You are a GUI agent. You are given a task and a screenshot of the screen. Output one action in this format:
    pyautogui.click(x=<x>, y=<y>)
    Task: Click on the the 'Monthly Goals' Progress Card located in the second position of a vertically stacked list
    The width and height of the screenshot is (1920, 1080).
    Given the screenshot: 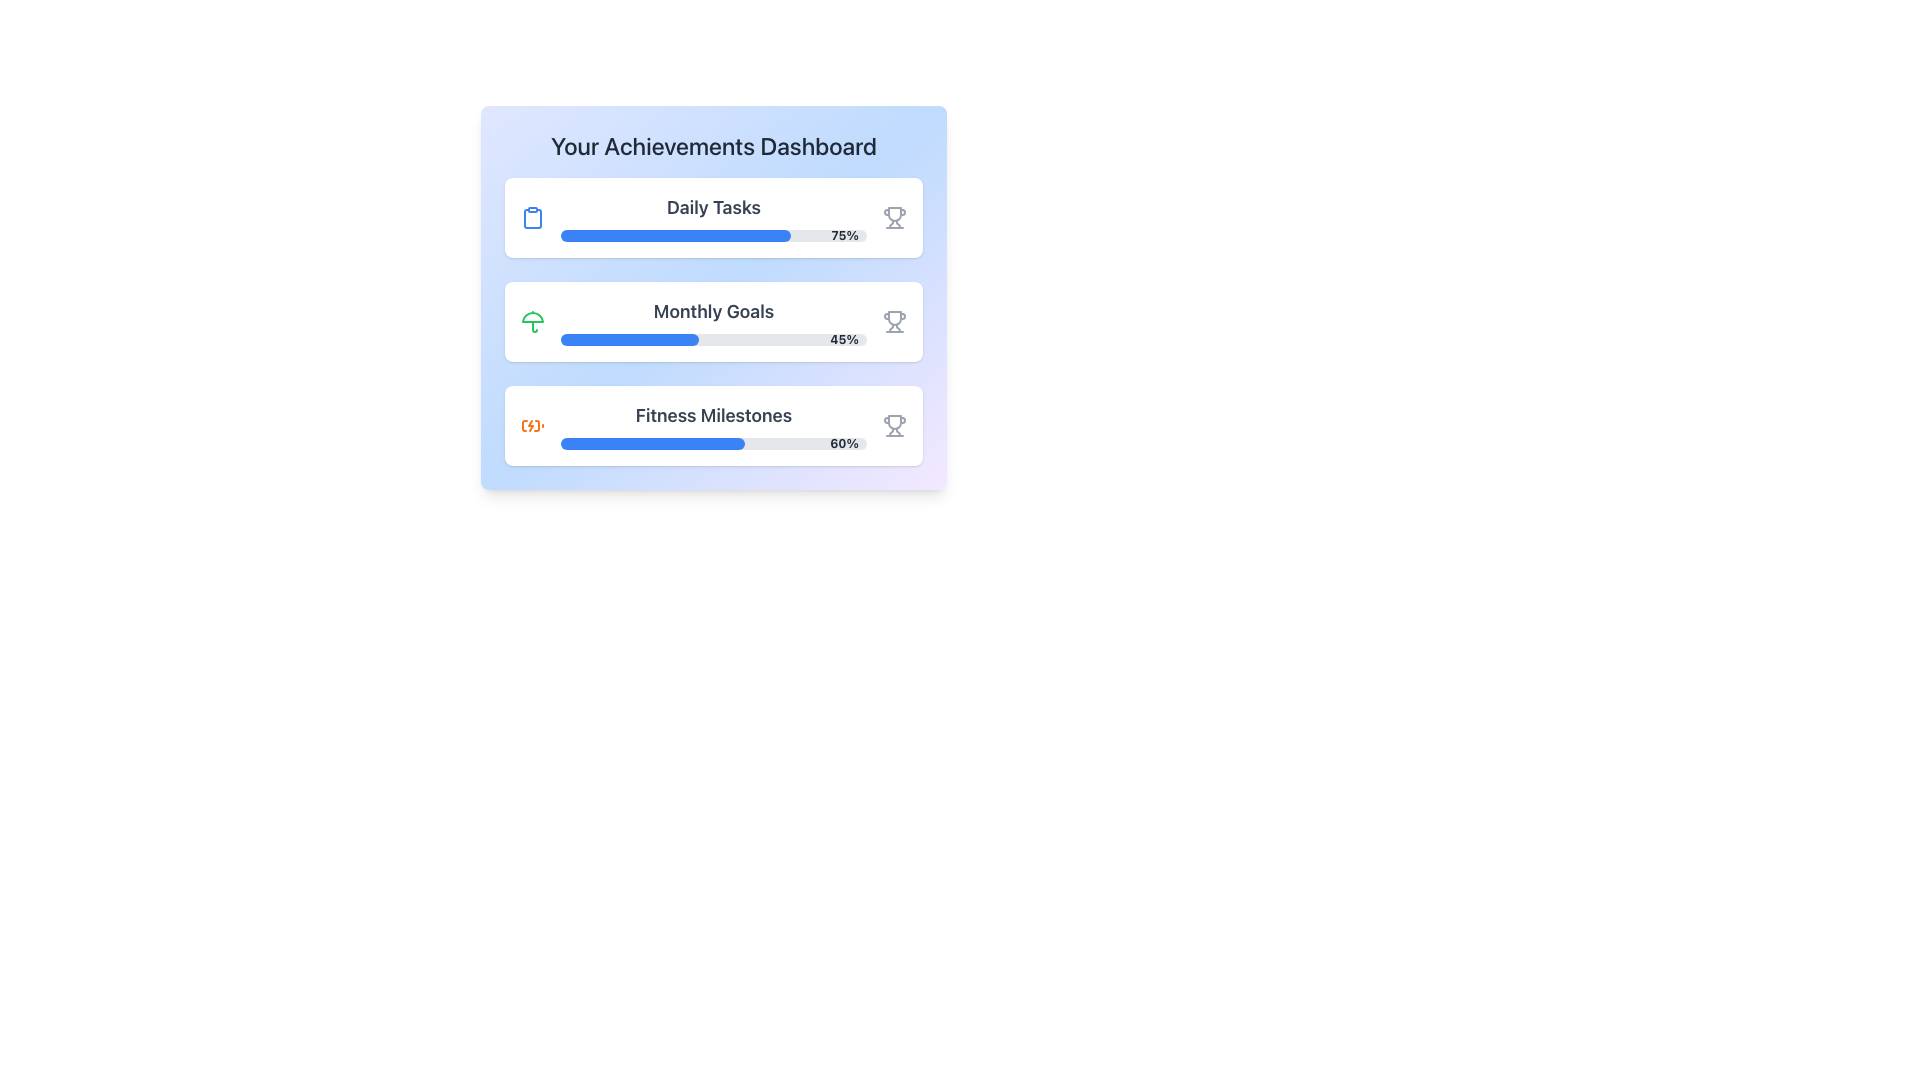 What is the action you would take?
    pyautogui.click(x=714, y=320)
    